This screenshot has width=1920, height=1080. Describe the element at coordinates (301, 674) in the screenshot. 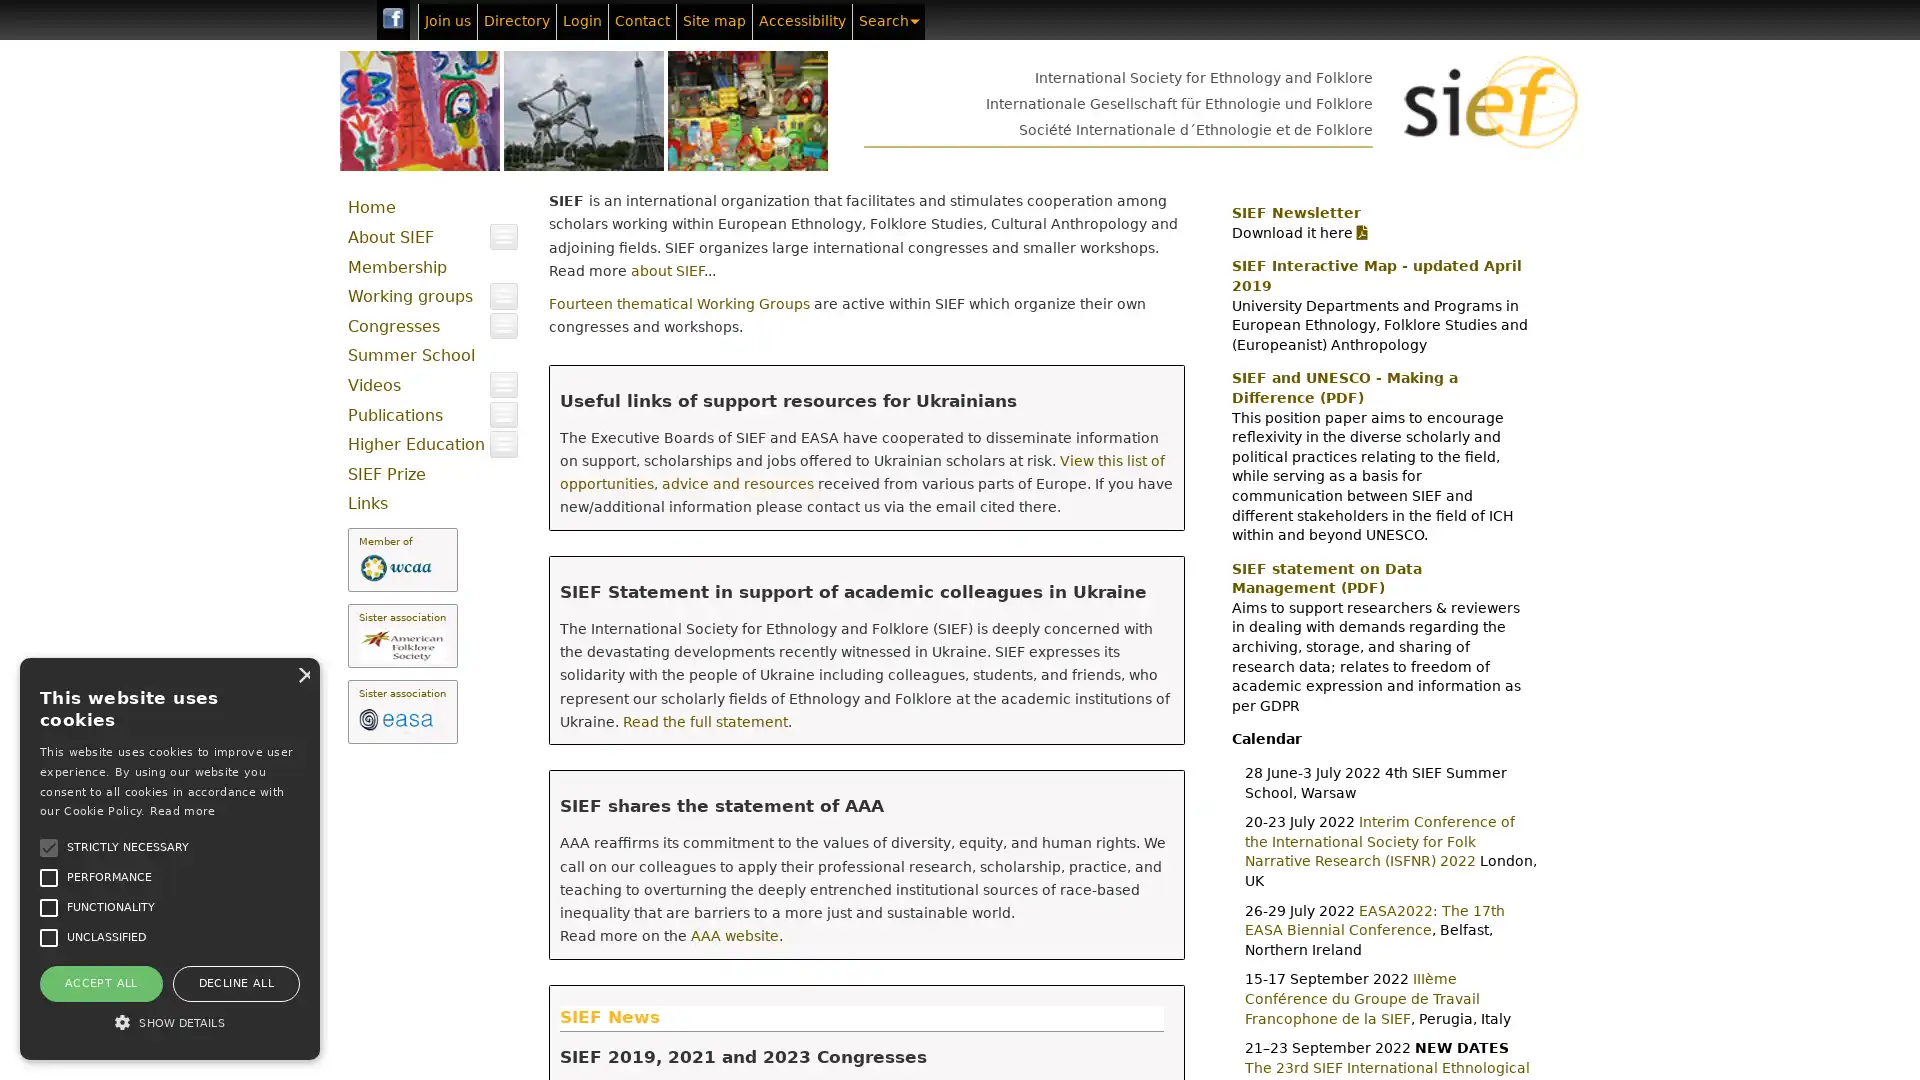

I see `Close` at that location.